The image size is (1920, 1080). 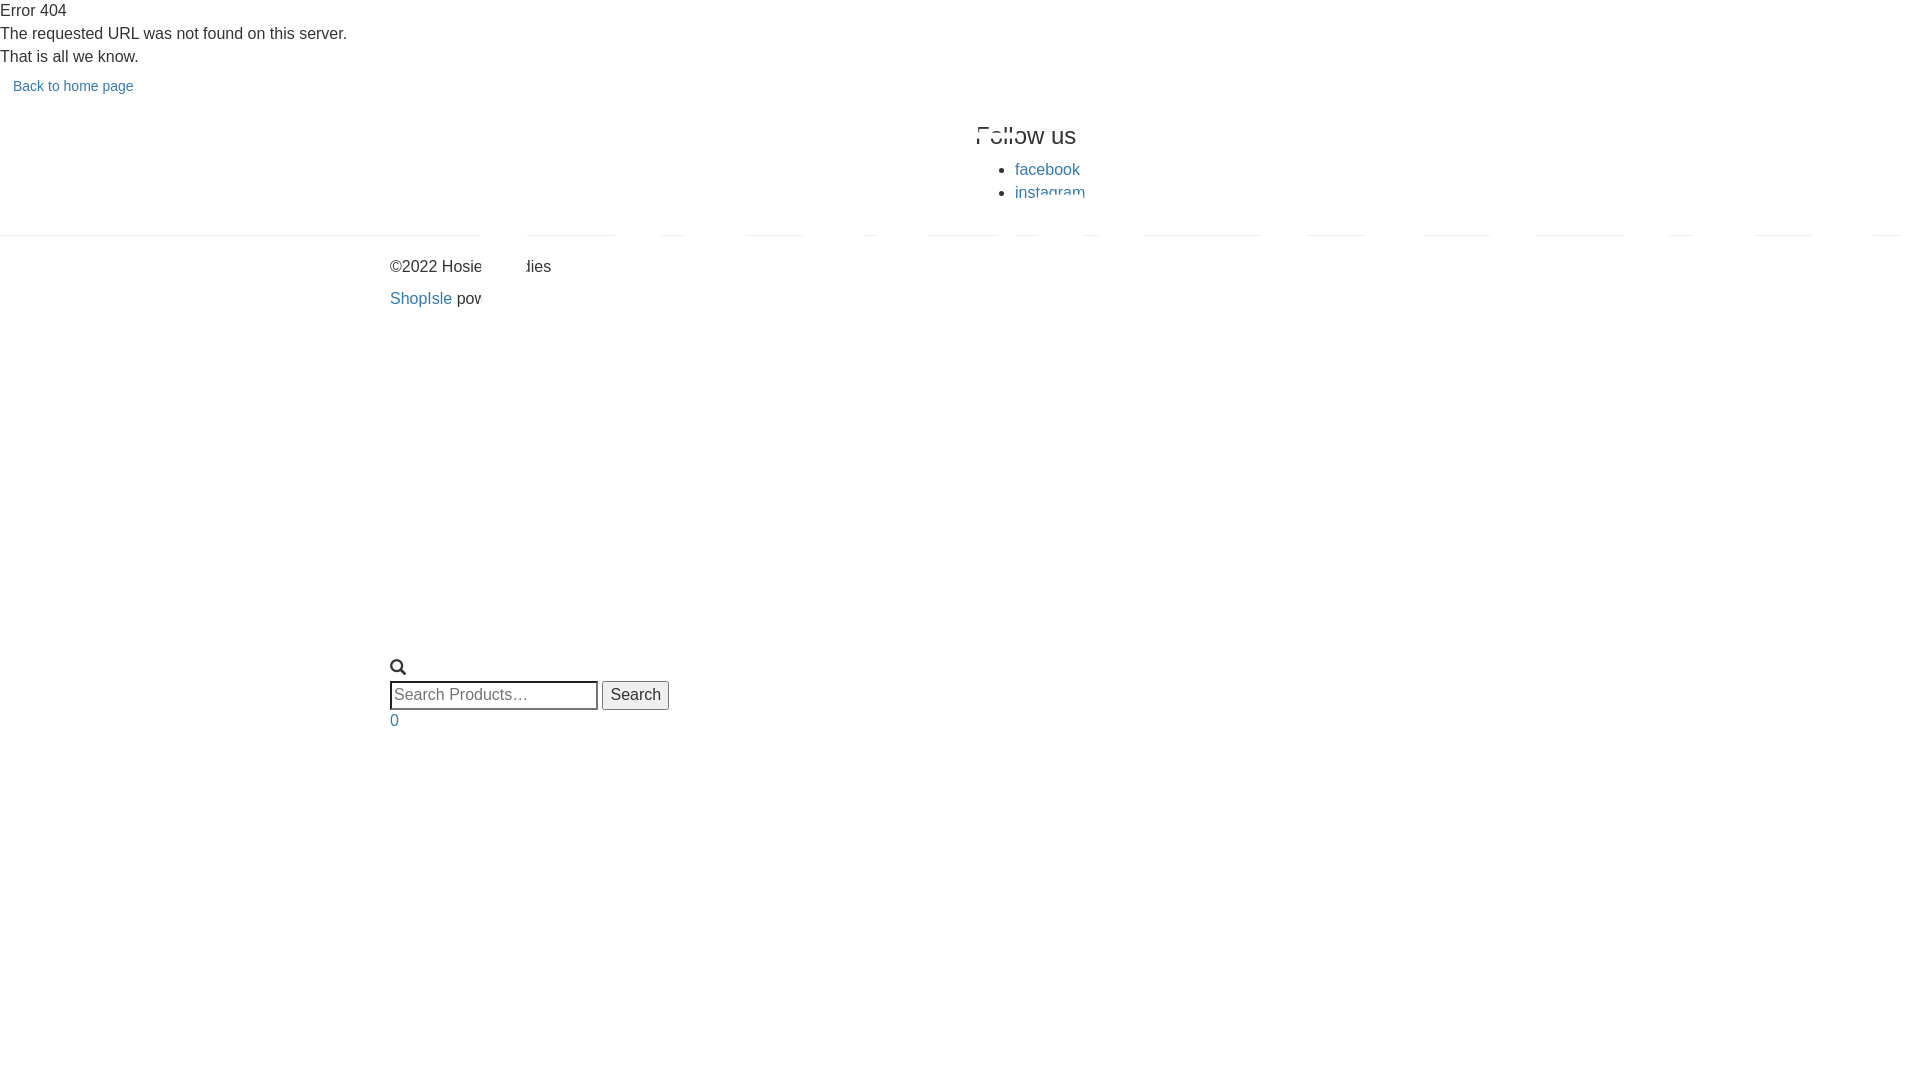 I want to click on 'instagram', so click(x=1014, y=192).